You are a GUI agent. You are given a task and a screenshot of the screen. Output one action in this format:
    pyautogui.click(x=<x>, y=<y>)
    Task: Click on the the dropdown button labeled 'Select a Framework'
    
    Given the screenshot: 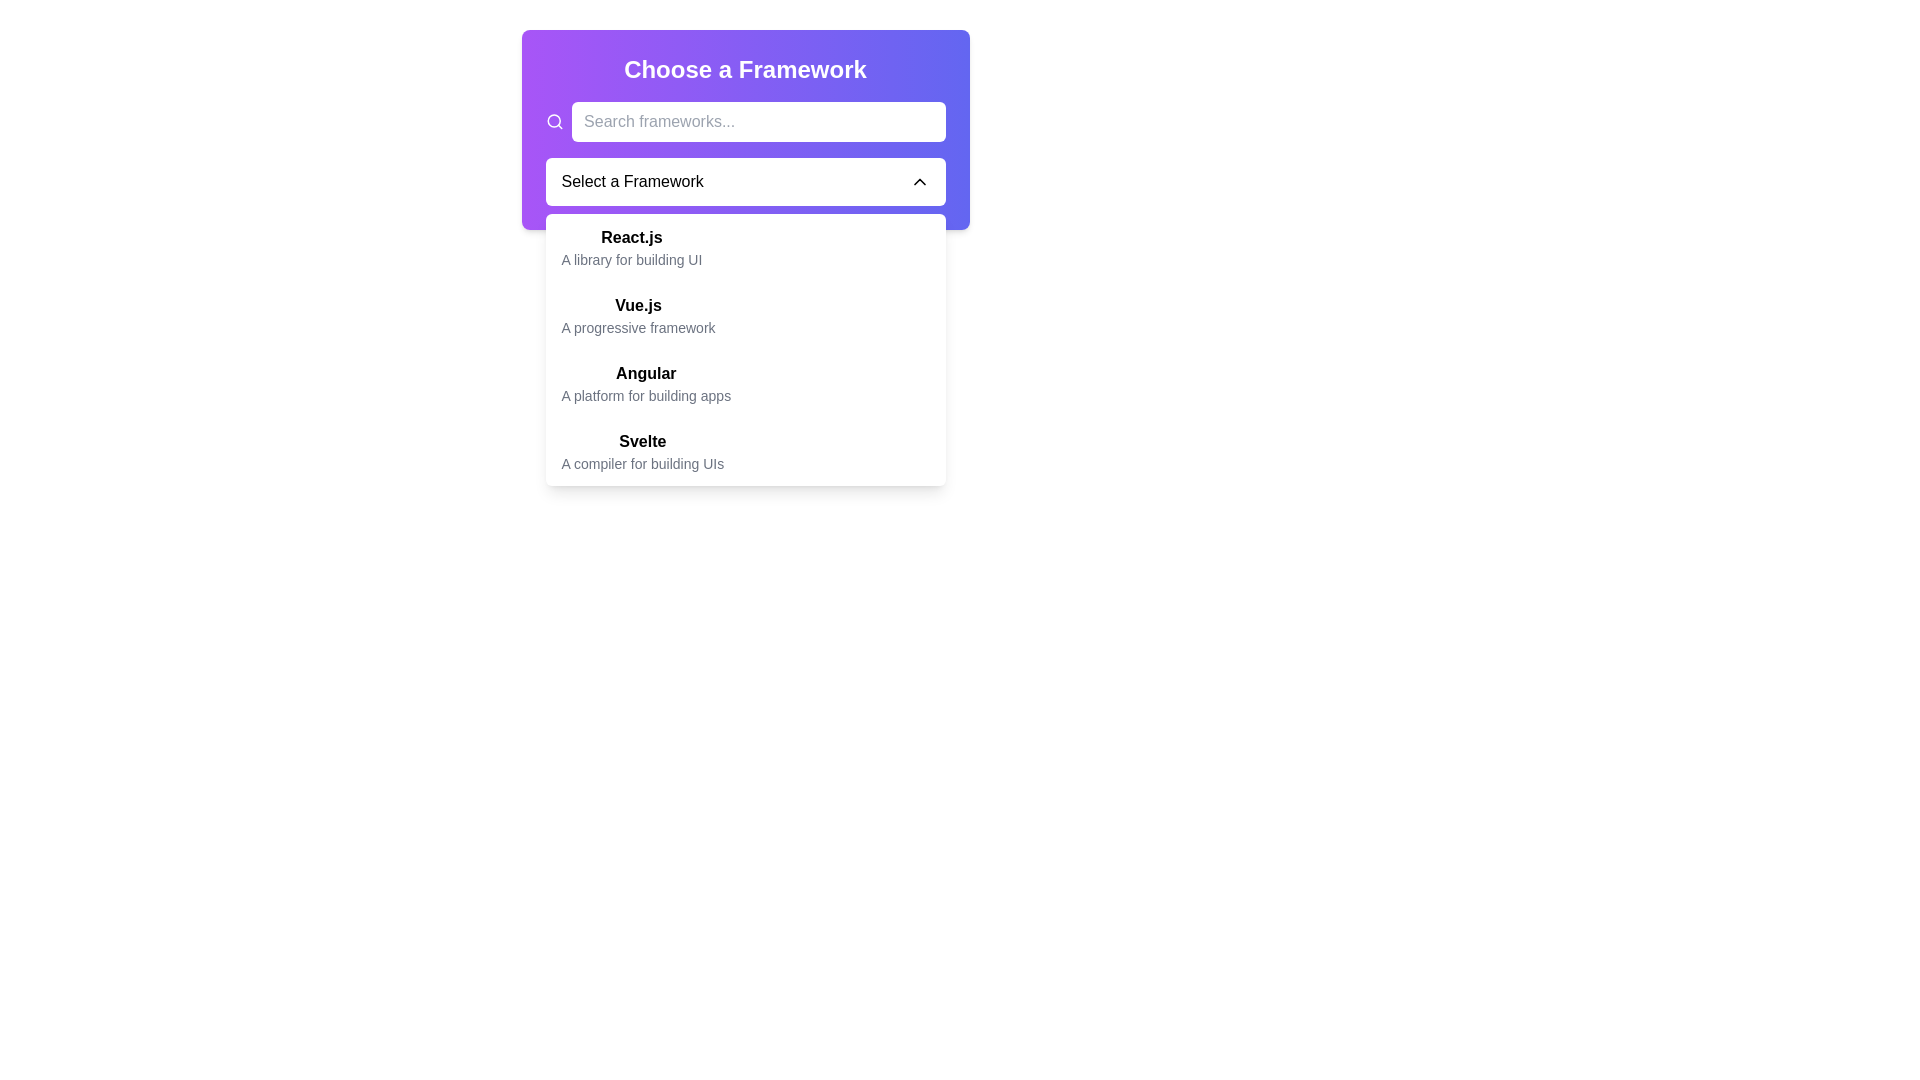 What is the action you would take?
    pyautogui.click(x=631, y=181)
    